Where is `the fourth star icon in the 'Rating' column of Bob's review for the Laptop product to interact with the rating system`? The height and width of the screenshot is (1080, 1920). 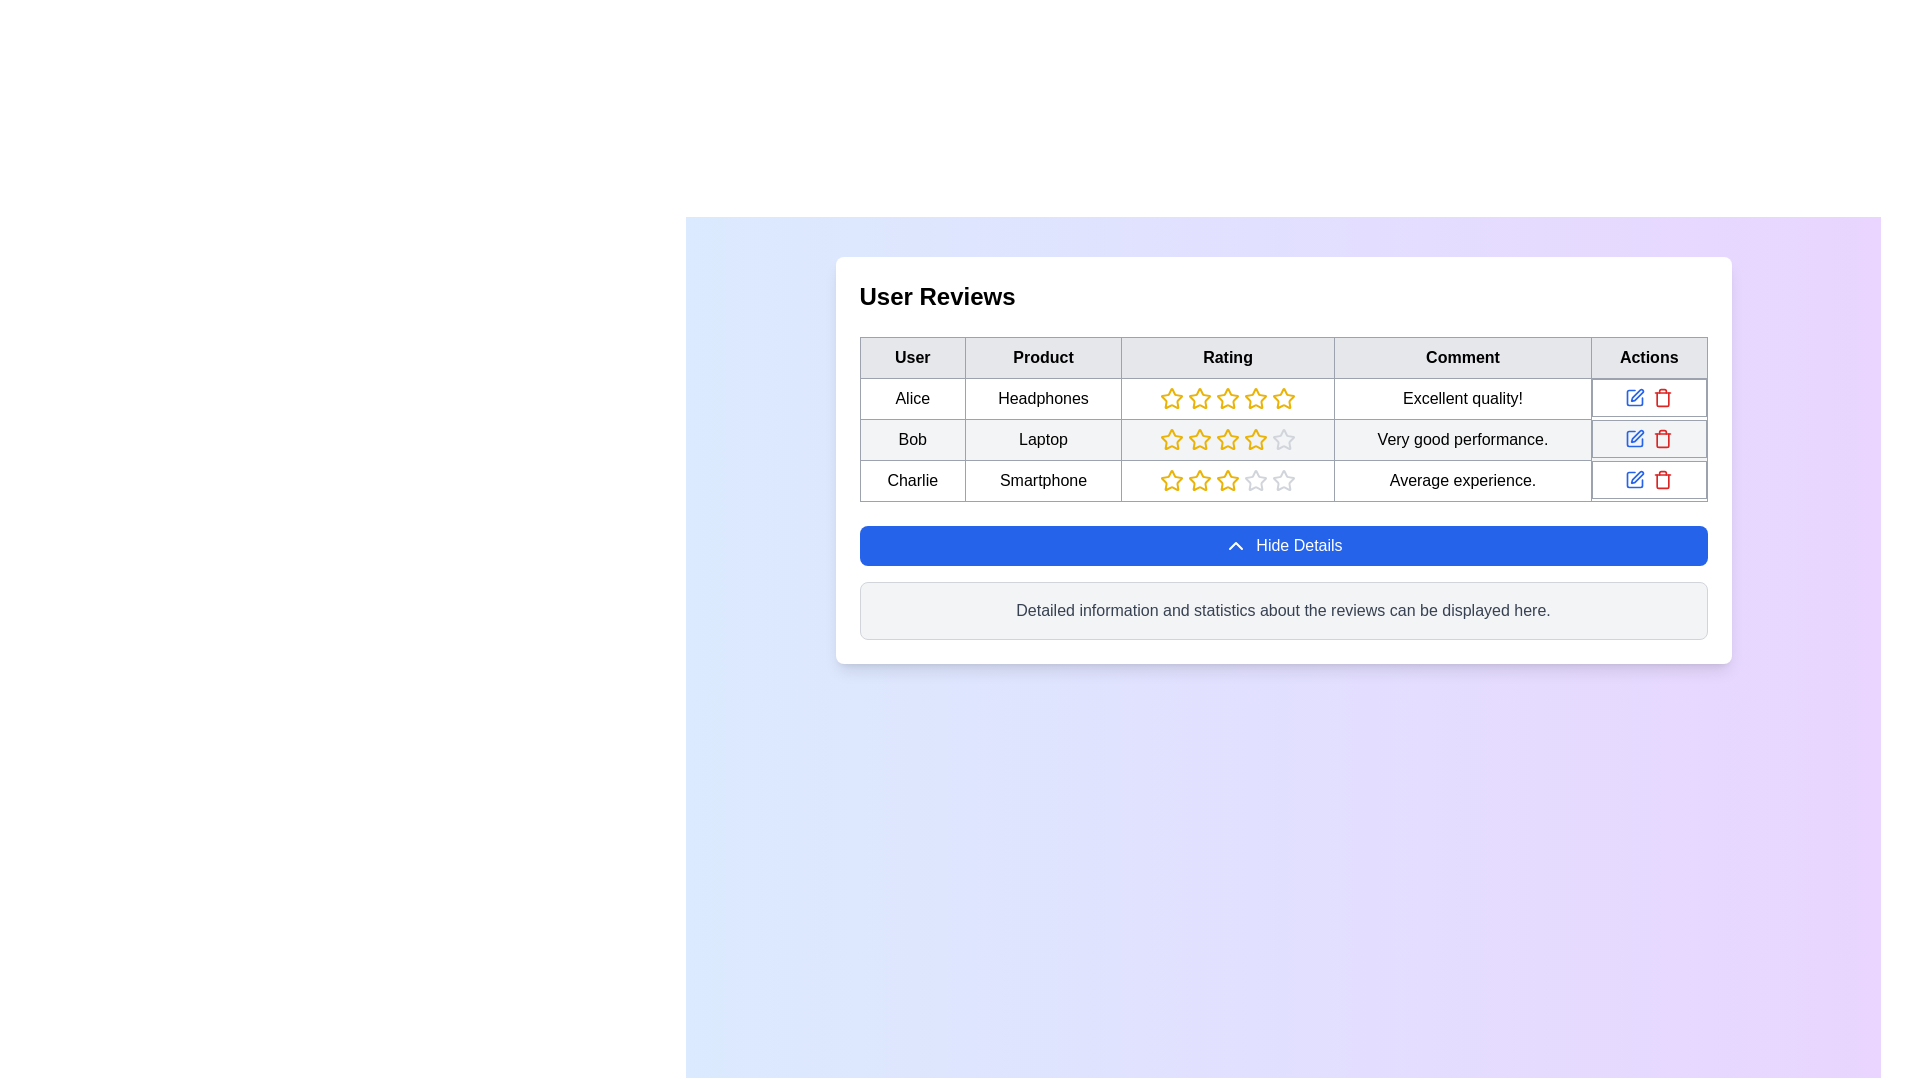
the fourth star icon in the 'Rating' column of Bob's review for the Laptop product to interact with the rating system is located at coordinates (1200, 438).